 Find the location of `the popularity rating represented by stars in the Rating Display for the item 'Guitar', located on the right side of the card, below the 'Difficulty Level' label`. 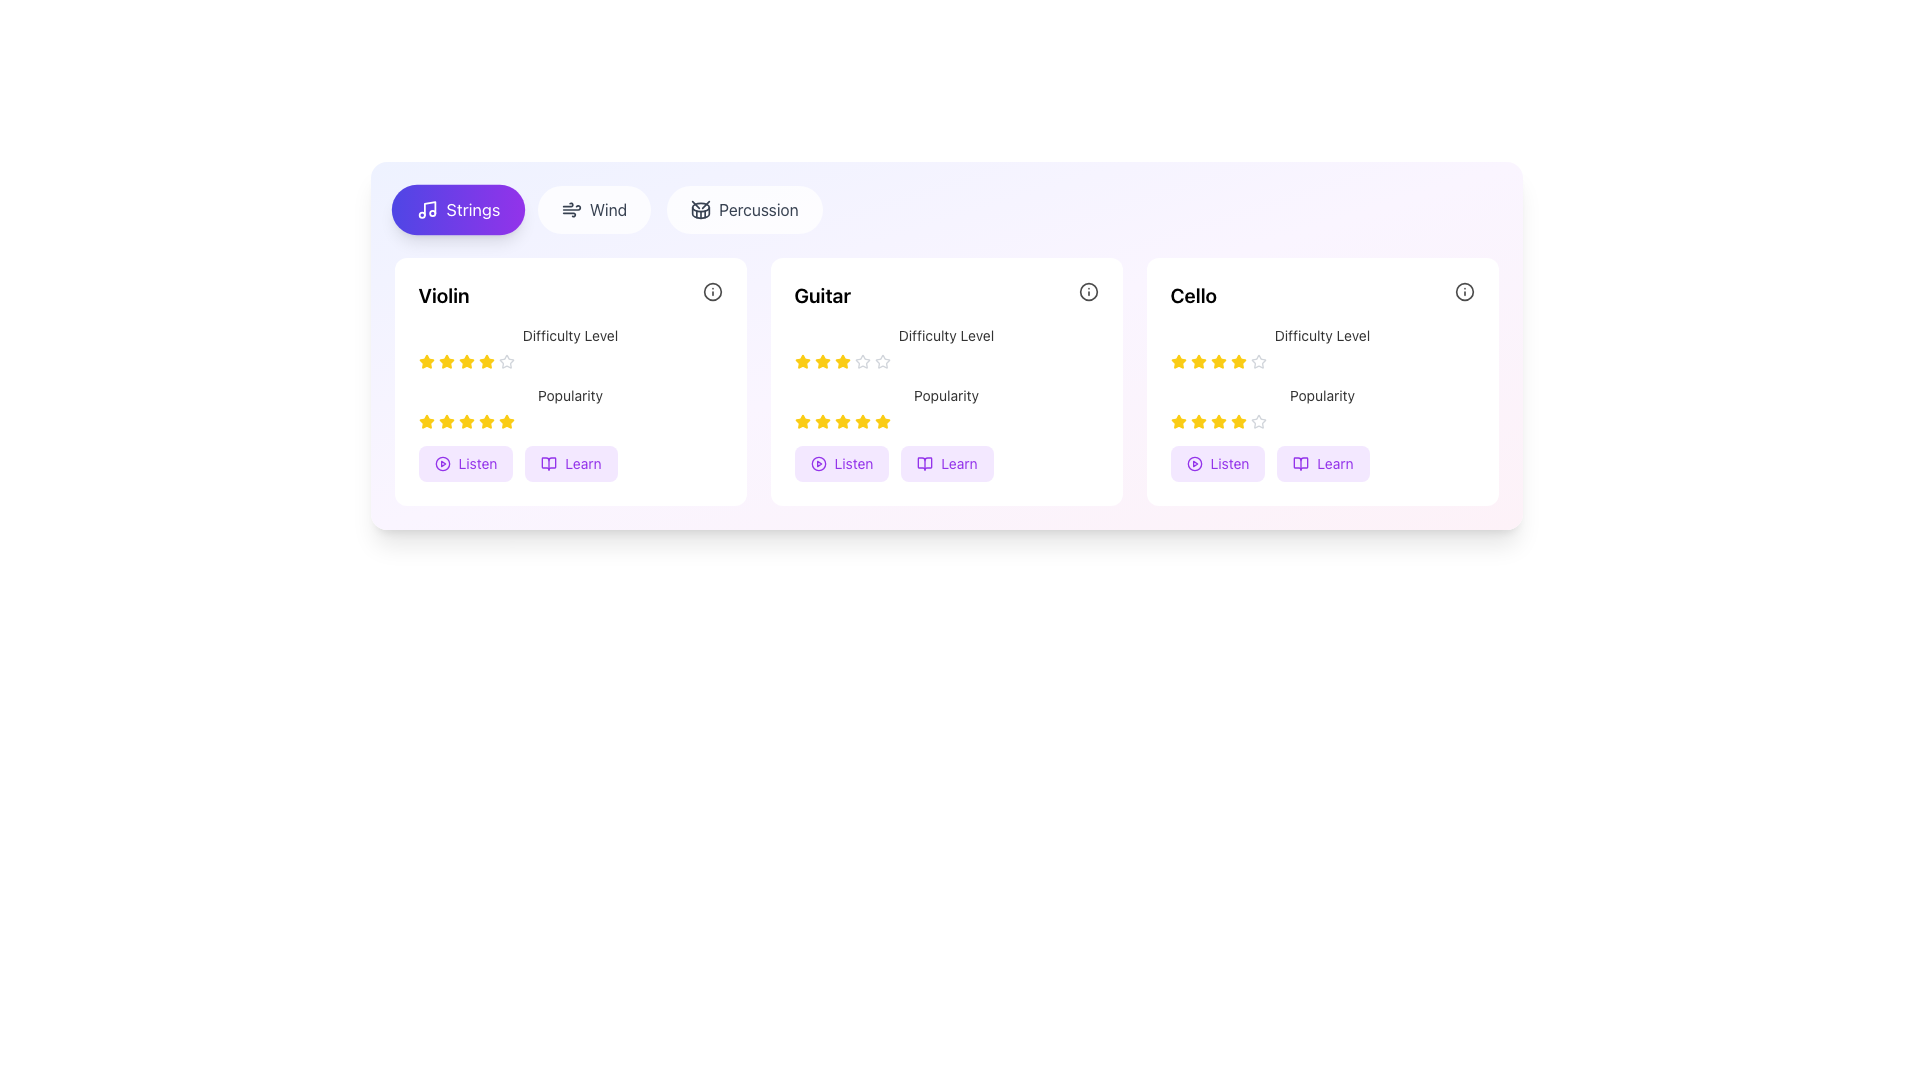

the popularity rating represented by stars in the Rating Display for the item 'Guitar', located on the right side of the card, below the 'Difficulty Level' label is located at coordinates (945, 407).